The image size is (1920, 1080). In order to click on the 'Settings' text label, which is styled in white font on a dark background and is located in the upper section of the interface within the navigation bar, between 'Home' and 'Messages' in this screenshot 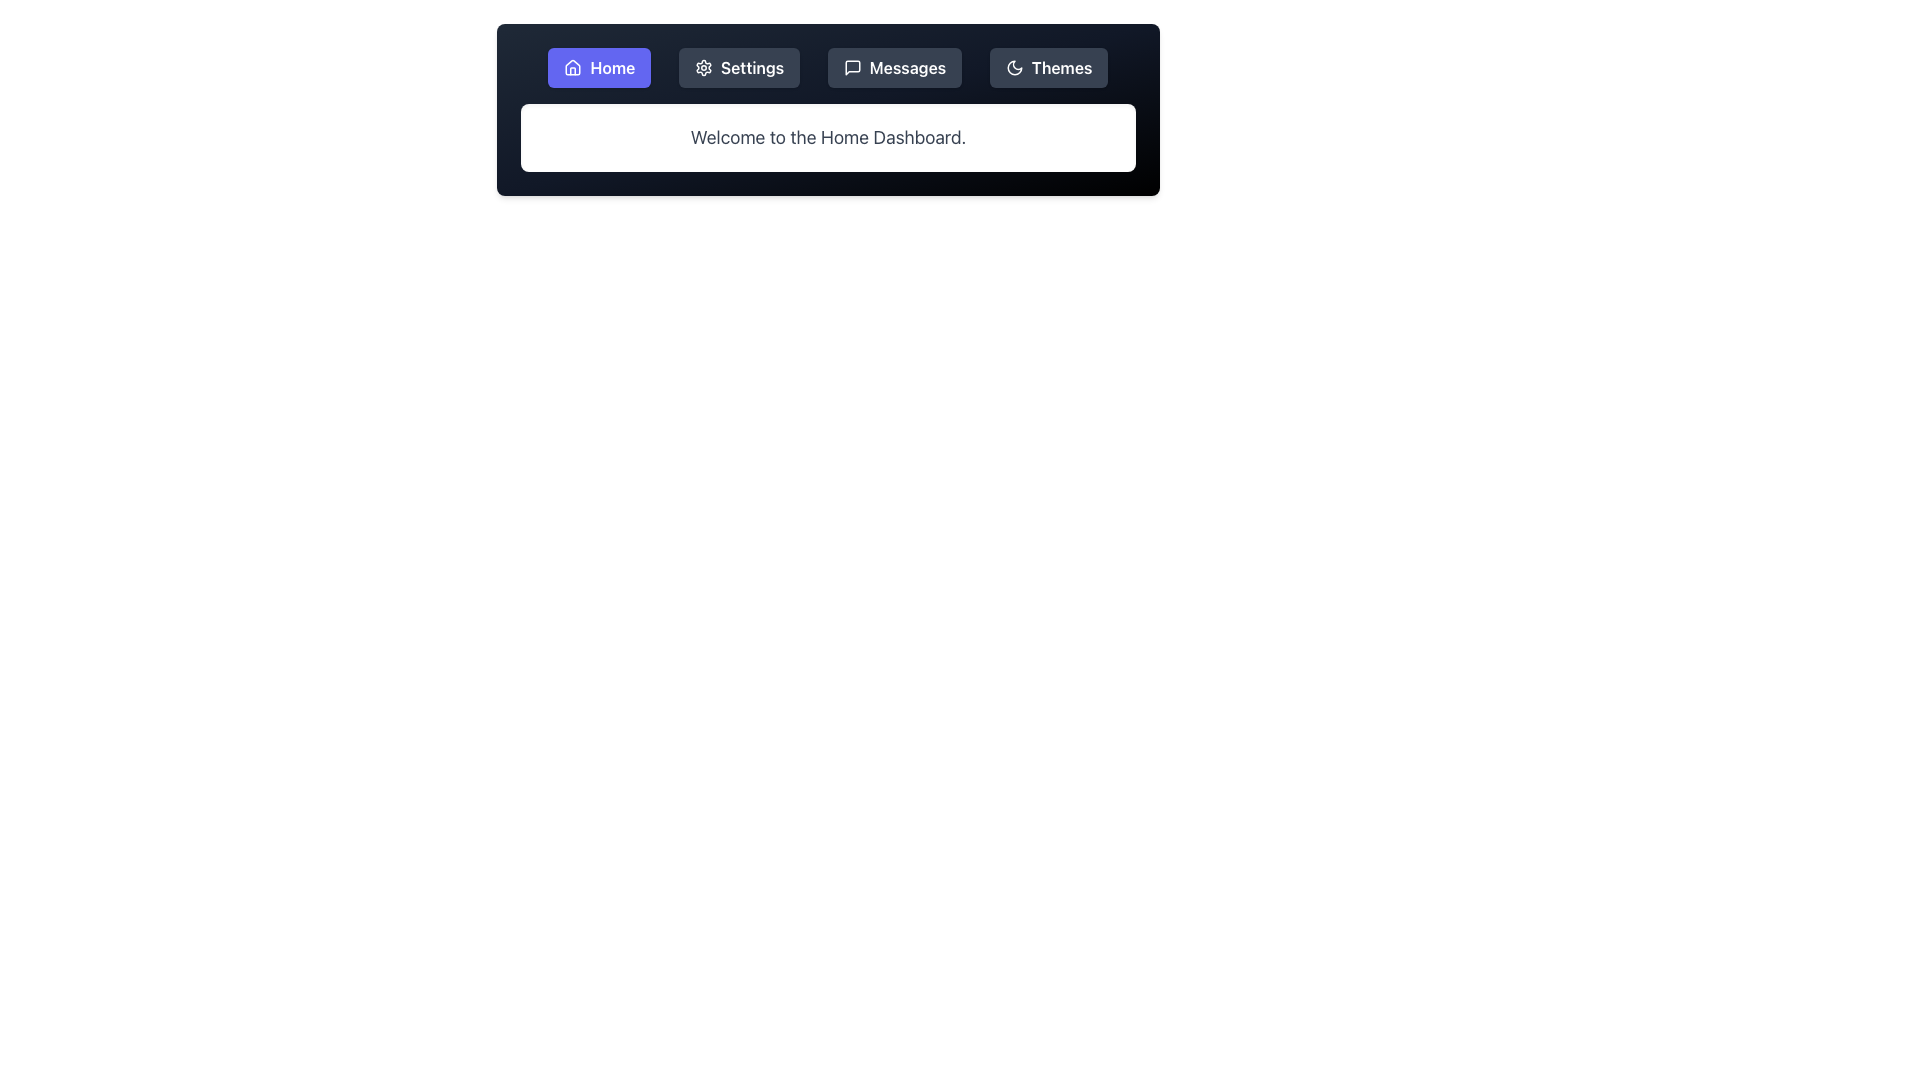, I will do `click(751, 67)`.